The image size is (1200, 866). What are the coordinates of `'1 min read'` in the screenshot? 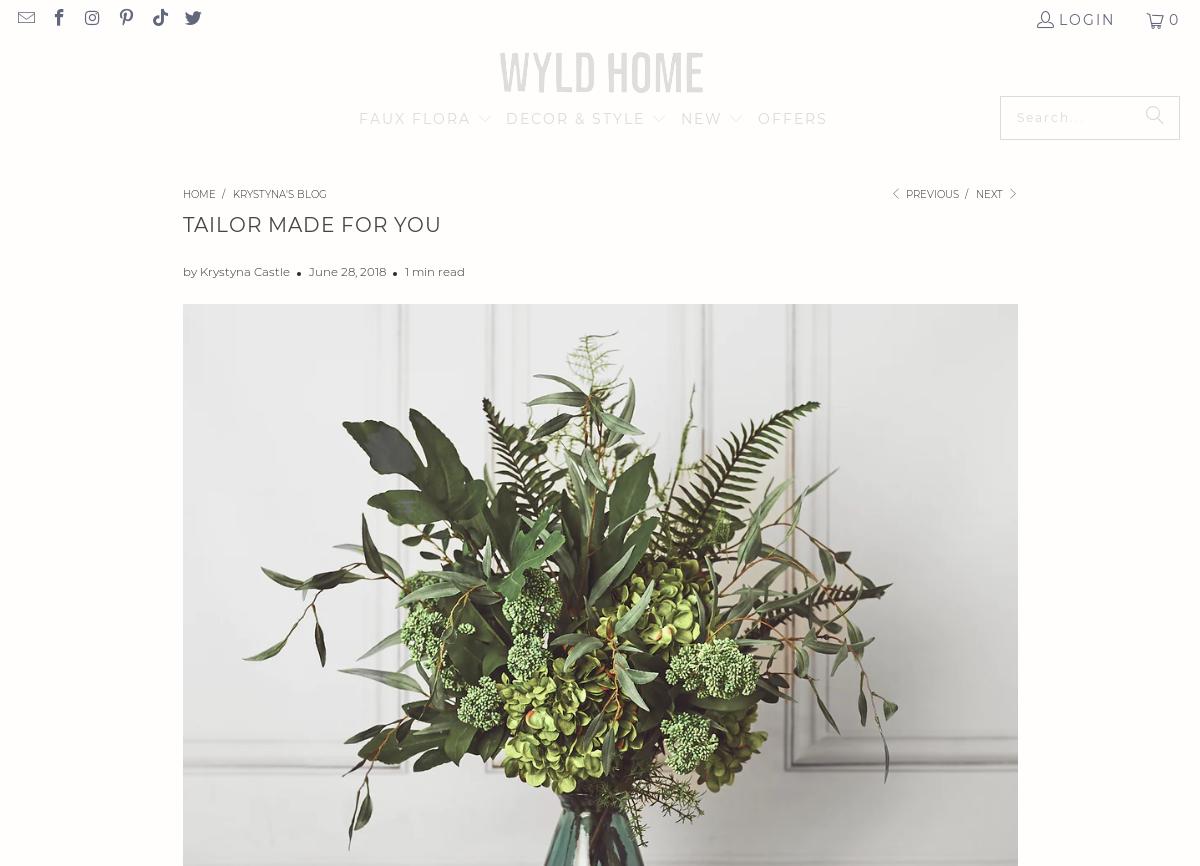 It's located at (434, 271).